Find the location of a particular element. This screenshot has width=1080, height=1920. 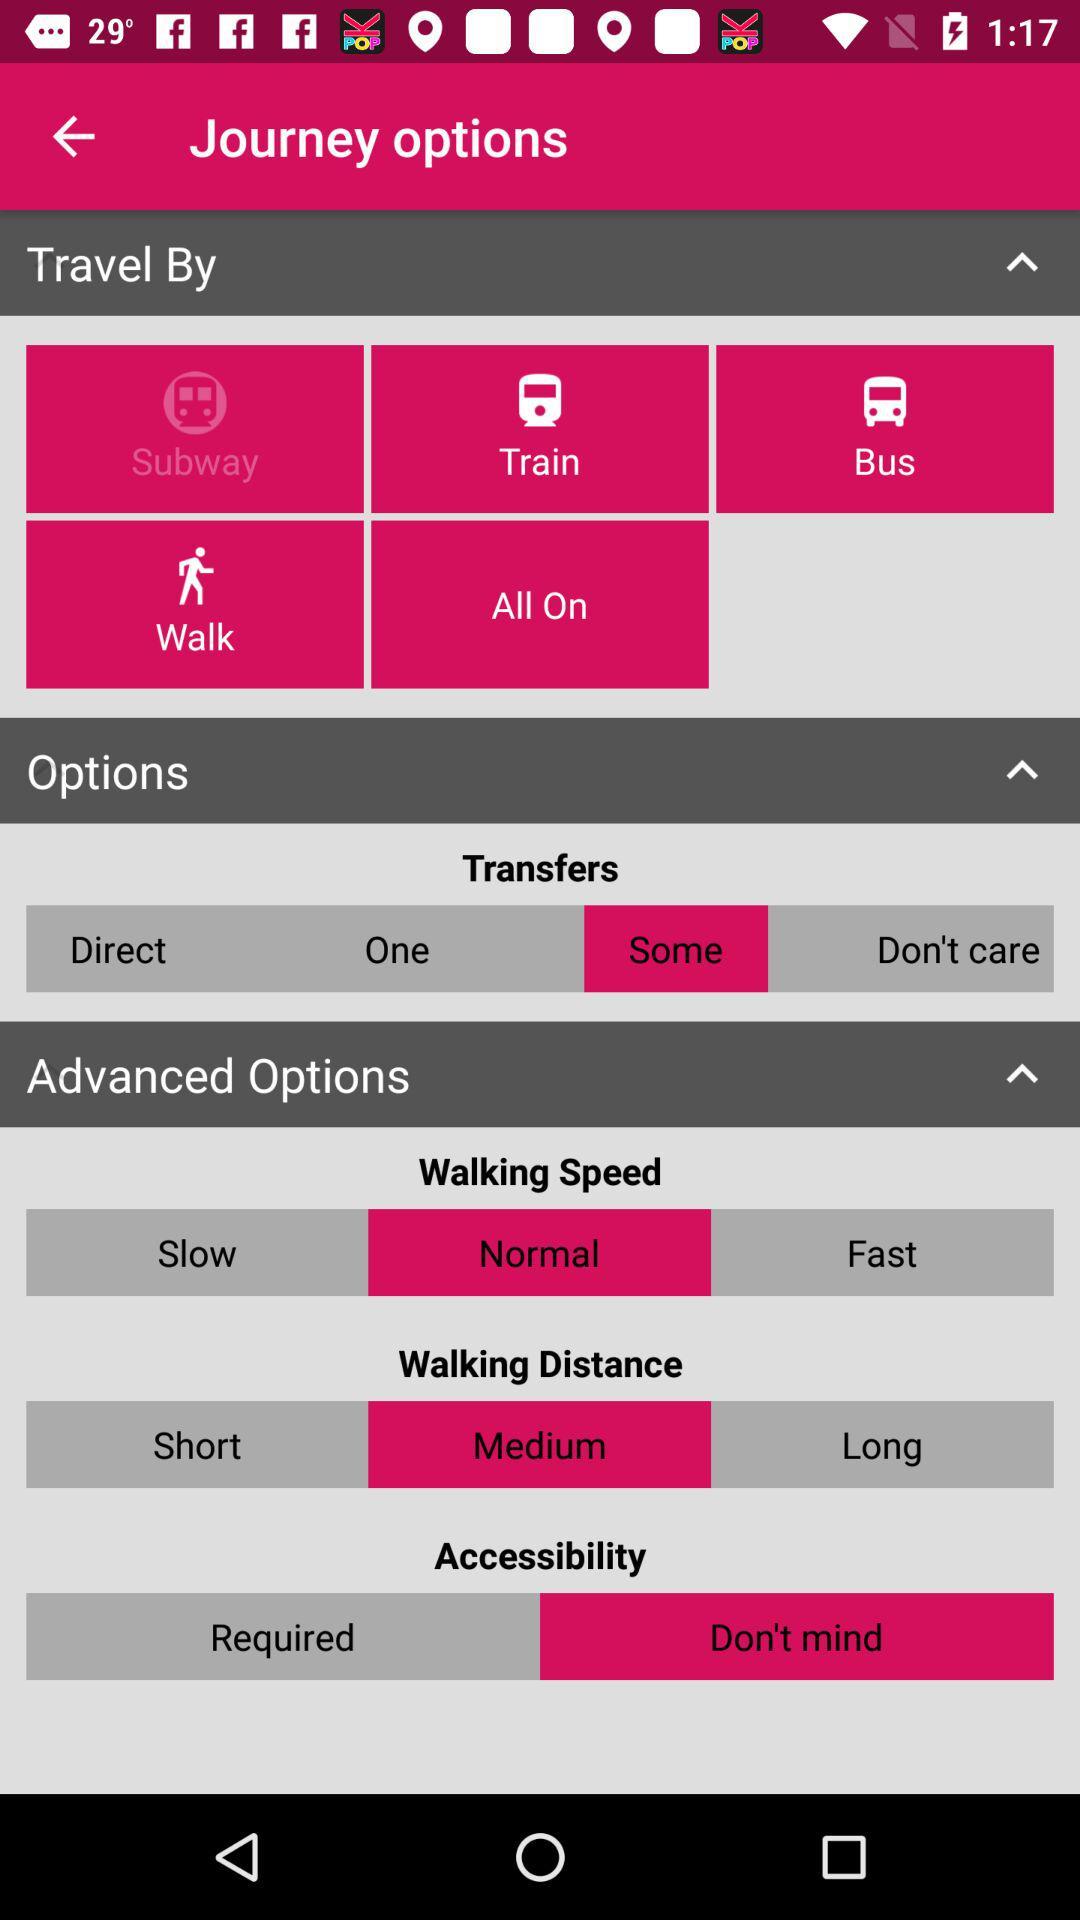

item next to the don't mind icon is located at coordinates (283, 1636).